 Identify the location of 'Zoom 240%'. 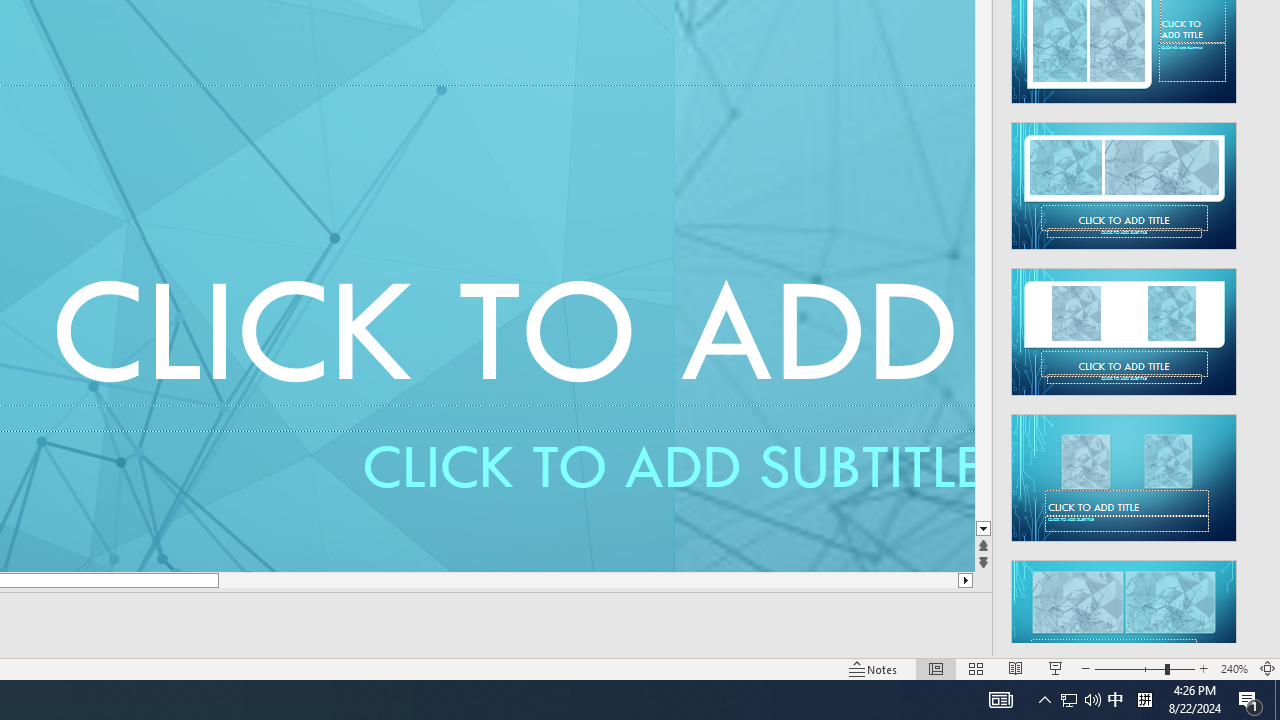
(1233, 669).